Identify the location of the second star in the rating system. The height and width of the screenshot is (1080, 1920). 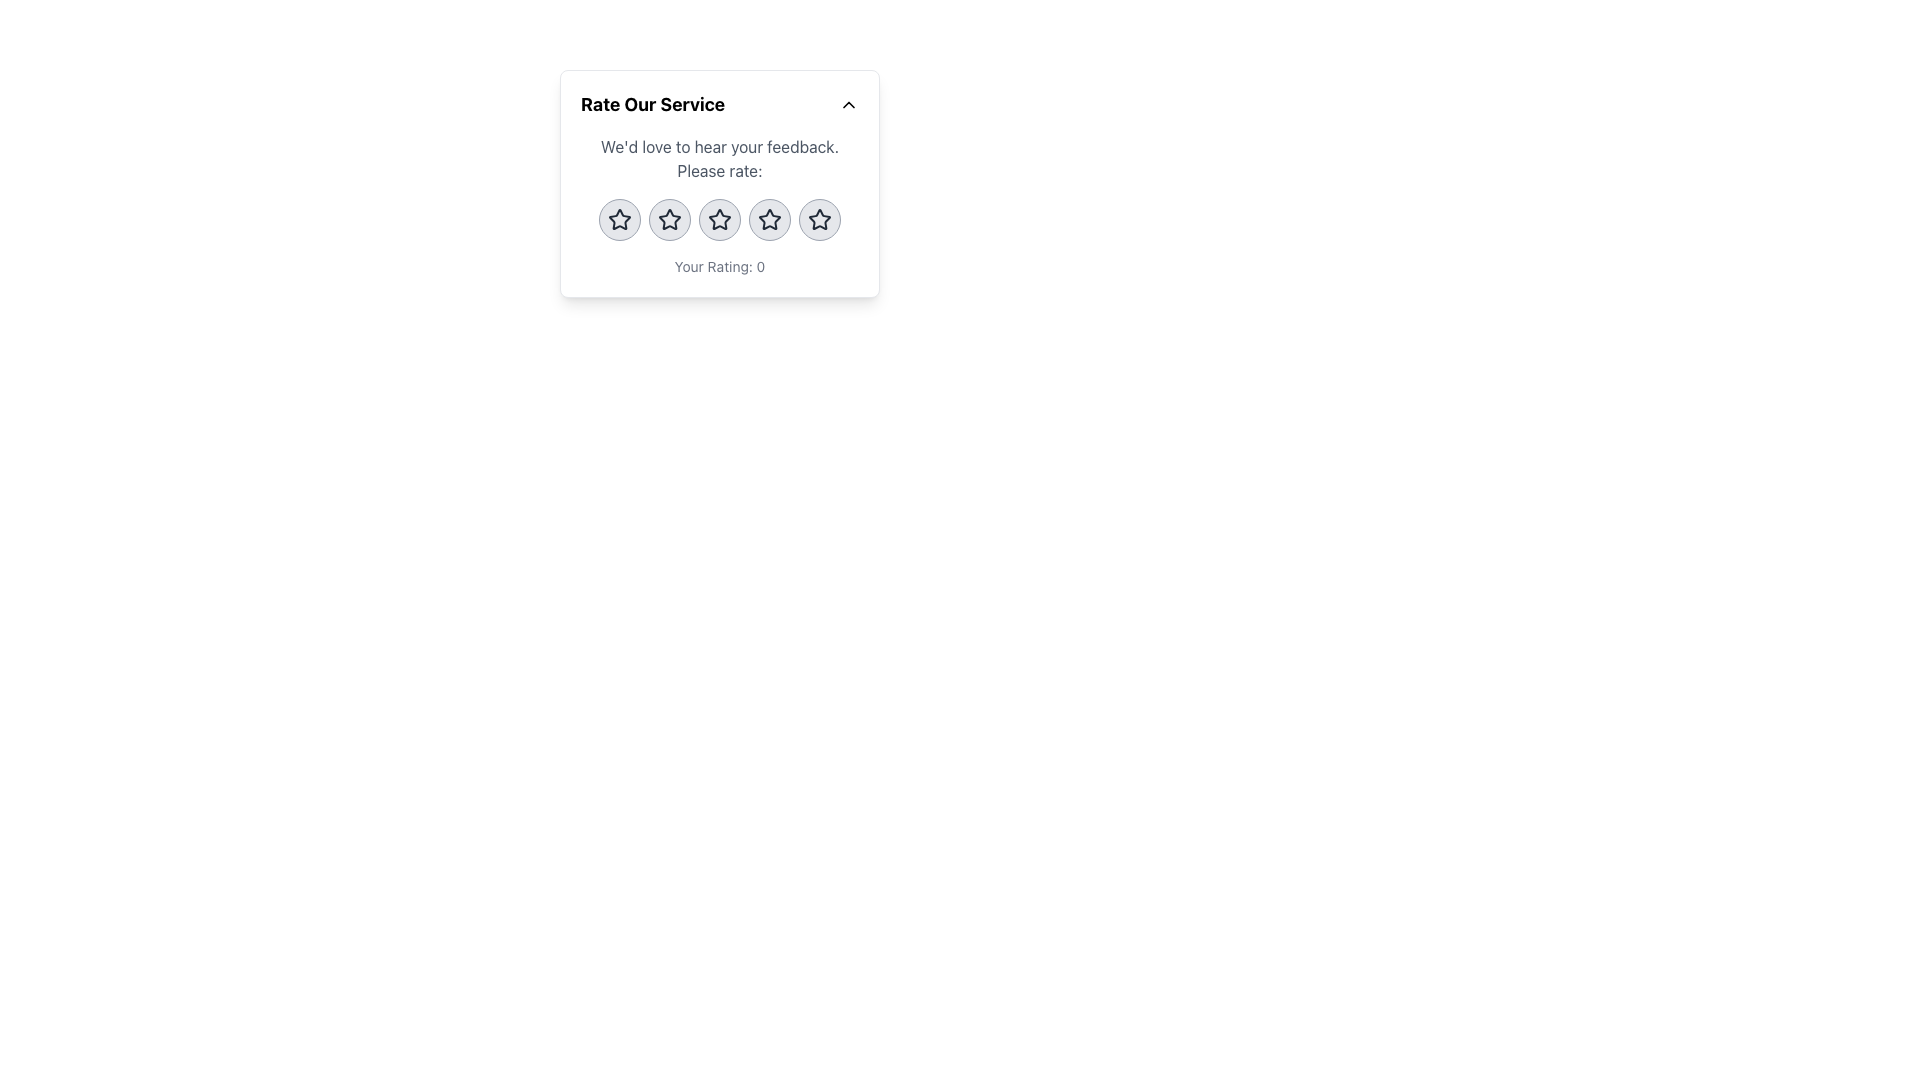
(670, 219).